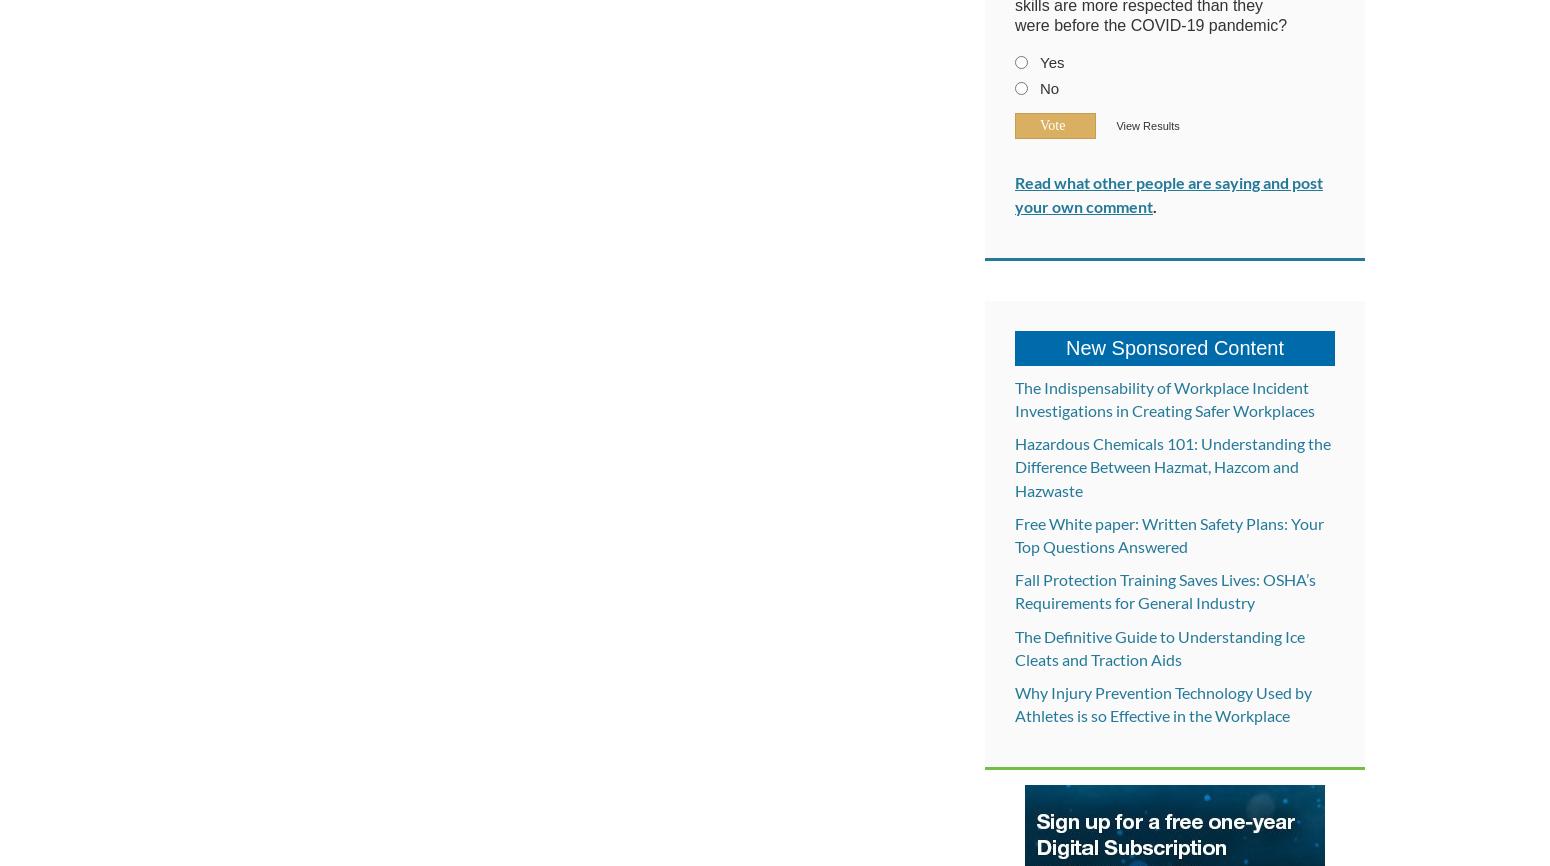 The image size is (1550, 866). What do you see at coordinates (1173, 466) in the screenshot?
I see `'Hazardous Chemicals 101: Understanding the Difference Between Hazmat, Hazcom and Hazwaste'` at bounding box center [1173, 466].